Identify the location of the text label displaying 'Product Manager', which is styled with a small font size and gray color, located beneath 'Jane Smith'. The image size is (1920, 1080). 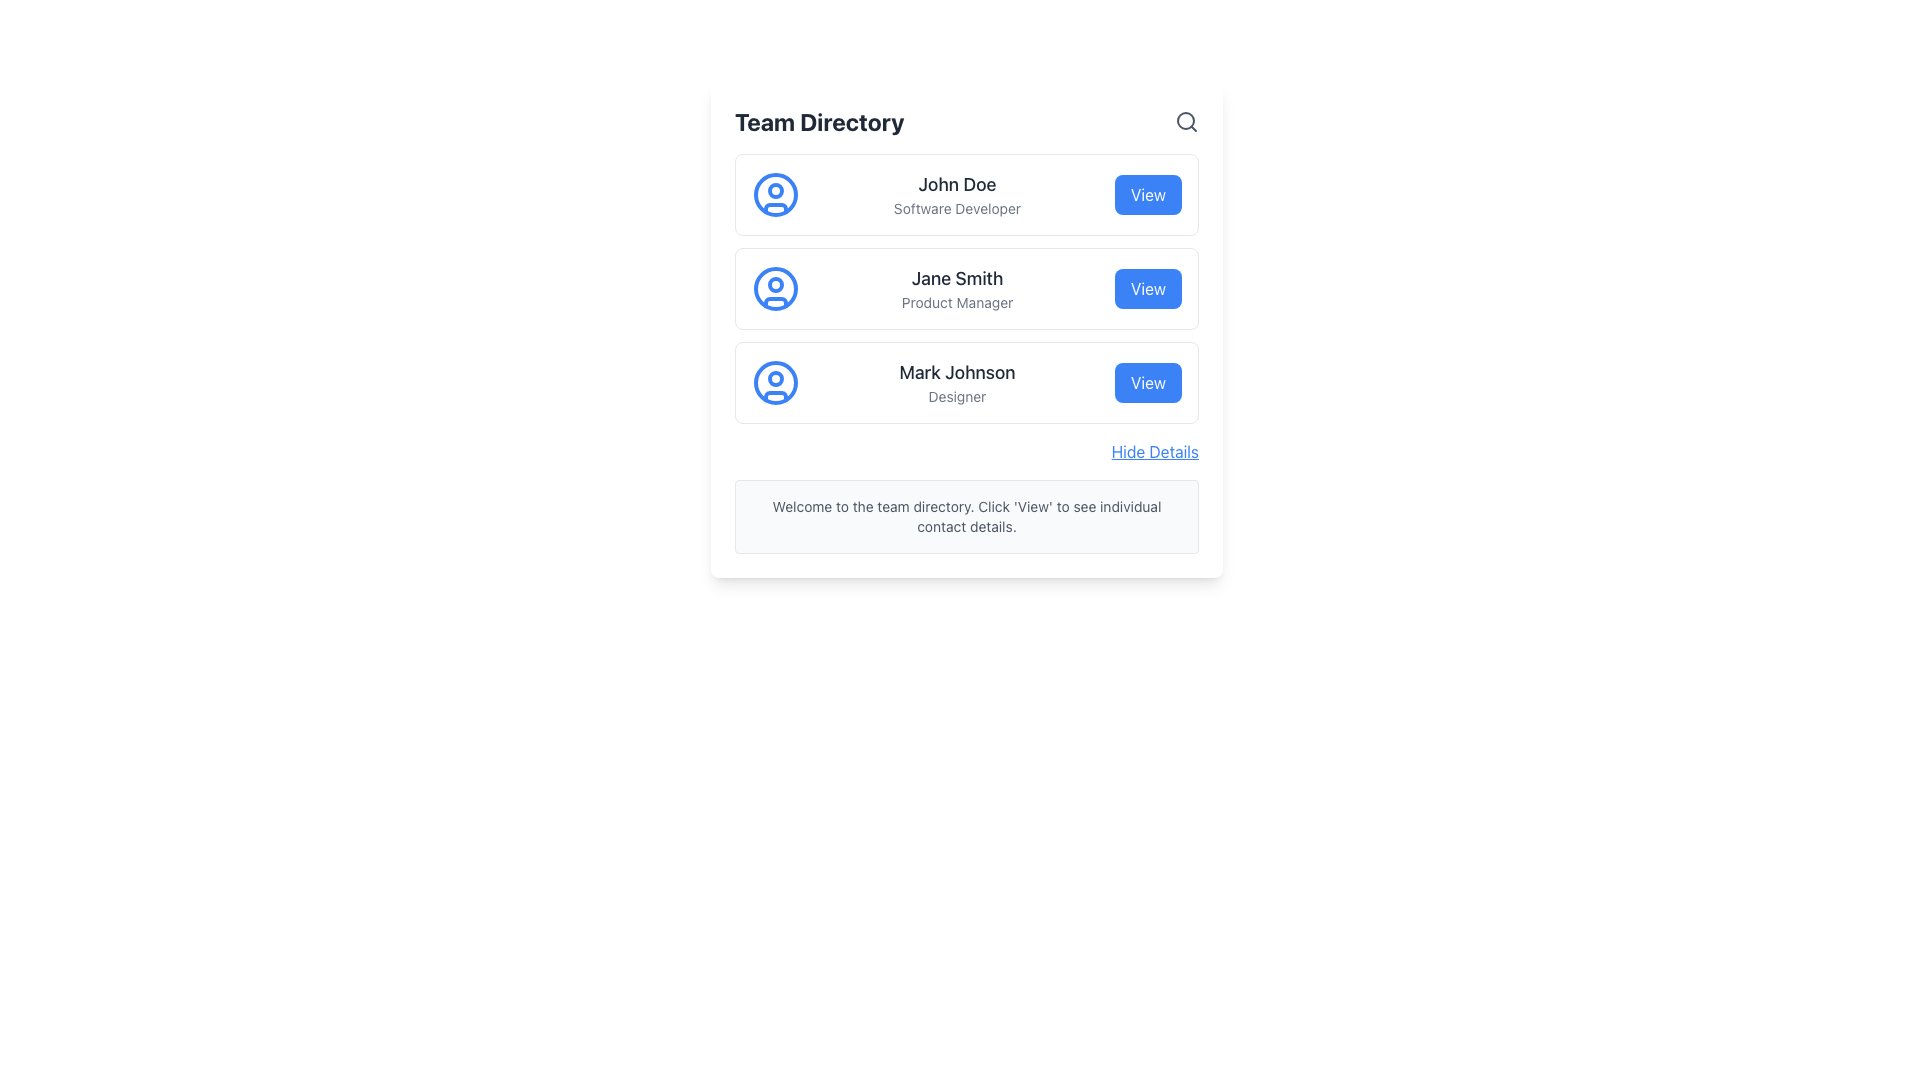
(956, 303).